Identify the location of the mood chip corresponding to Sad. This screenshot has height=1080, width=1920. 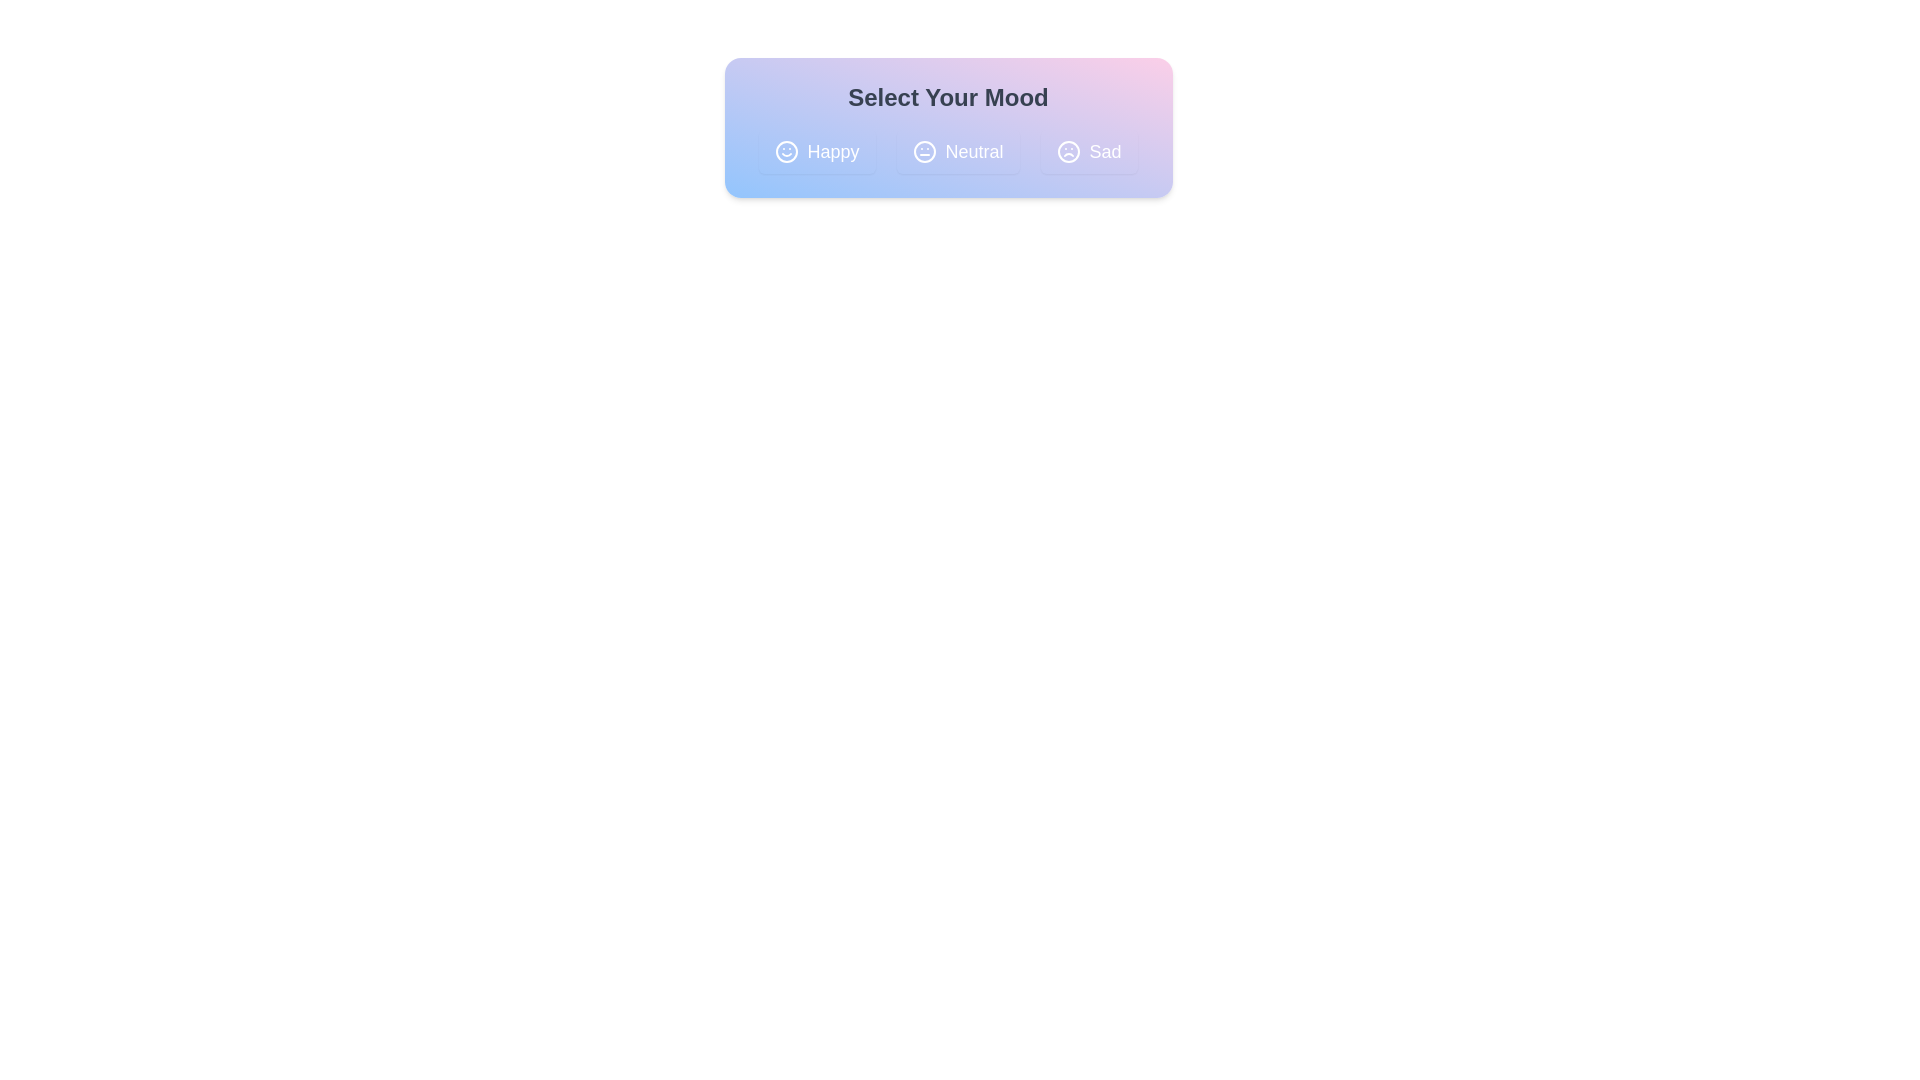
(1088, 150).